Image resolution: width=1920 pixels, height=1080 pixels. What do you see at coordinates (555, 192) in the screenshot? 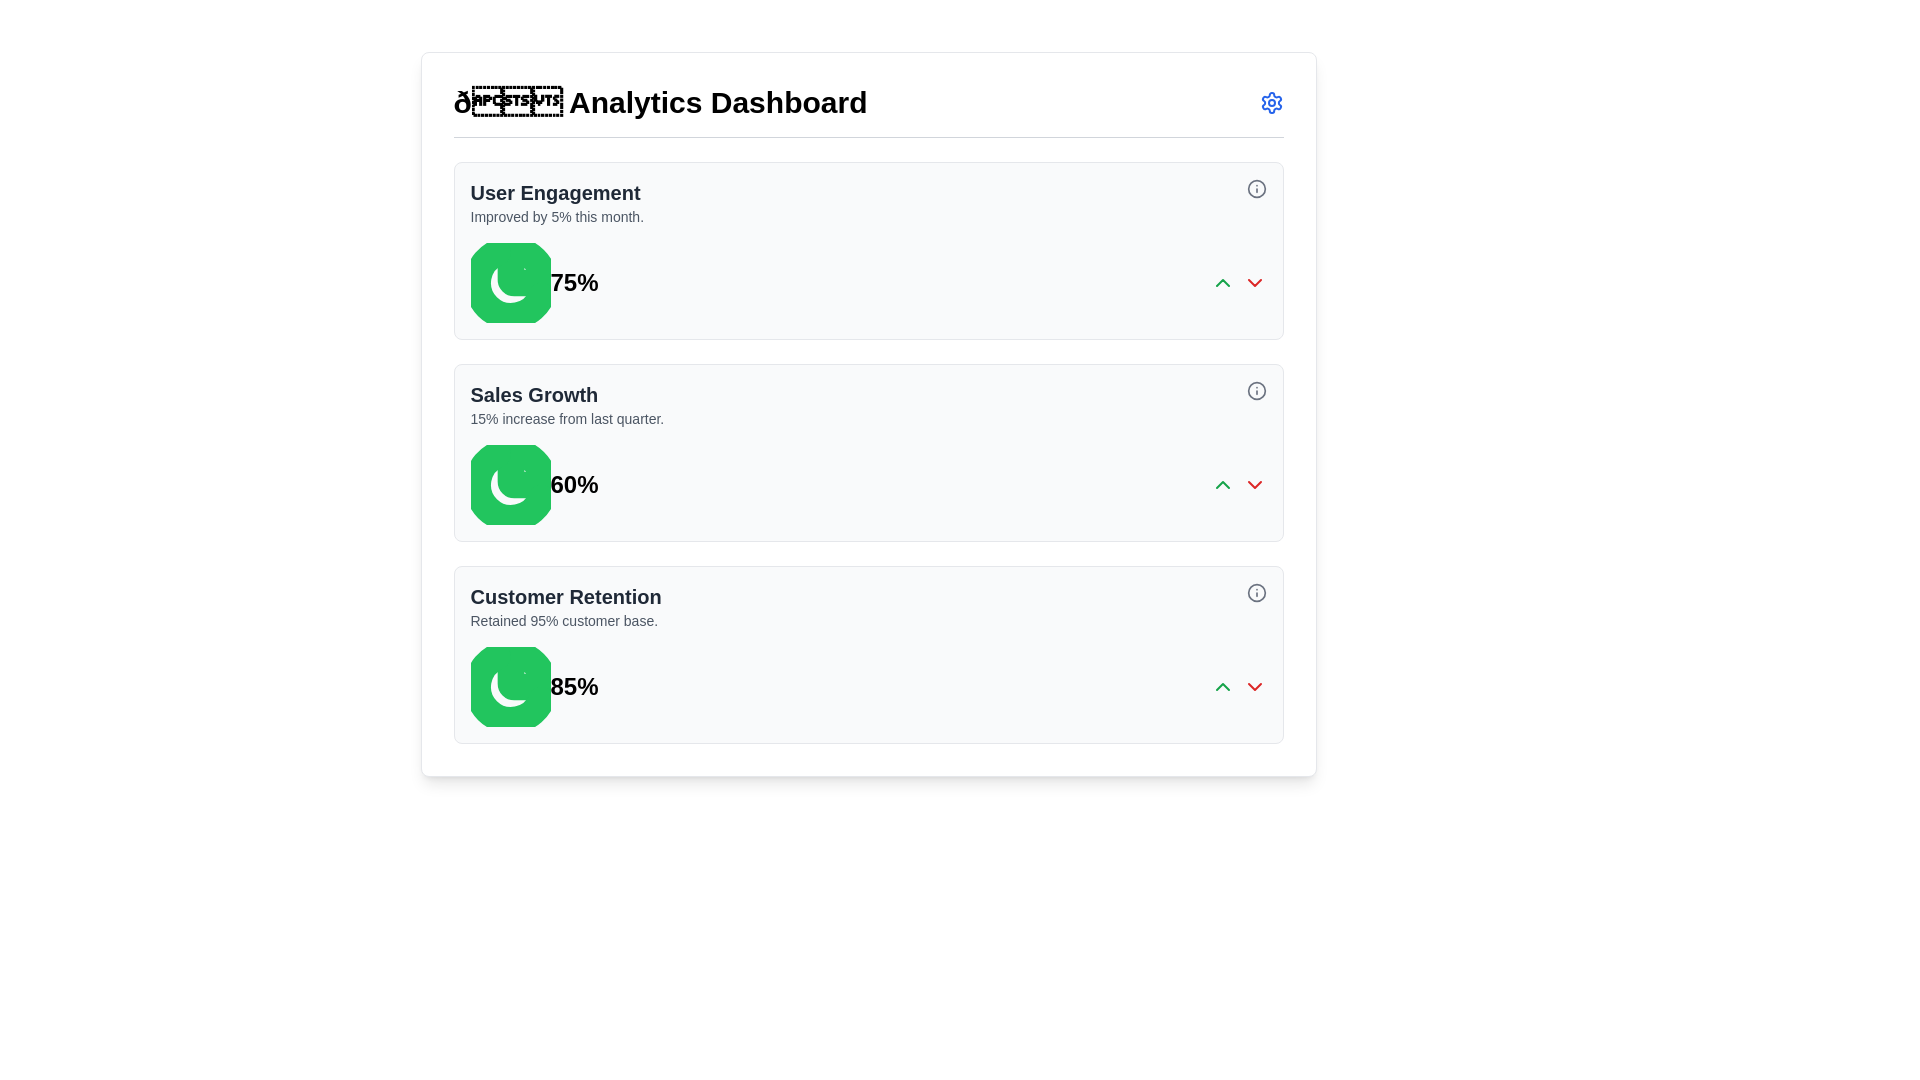
I see `the 'User Engagement' text header, which is displayed in bold and slightly larger font style at the top of the engagement metrics section` at bounding box center [555, 192].